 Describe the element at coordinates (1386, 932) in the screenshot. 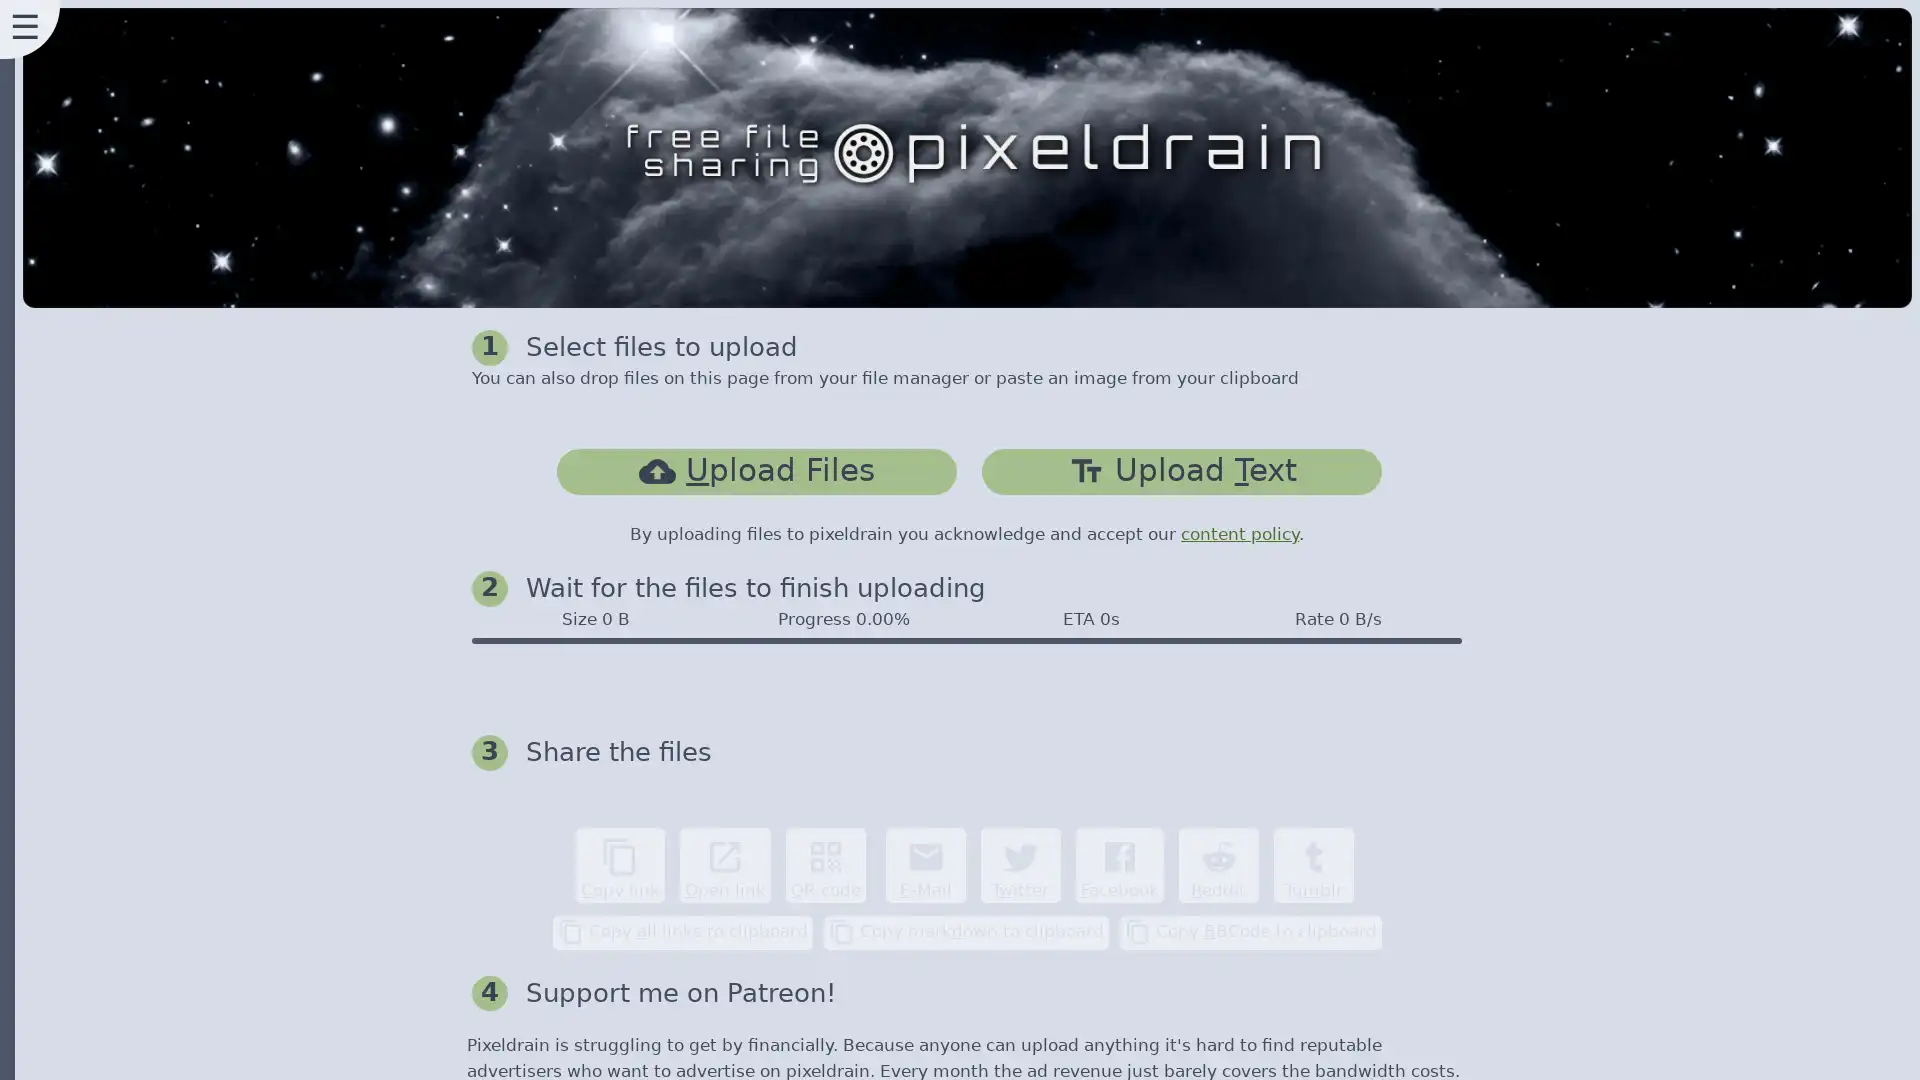

I see `content_copy Copy BBCode to clipboard` at that location.